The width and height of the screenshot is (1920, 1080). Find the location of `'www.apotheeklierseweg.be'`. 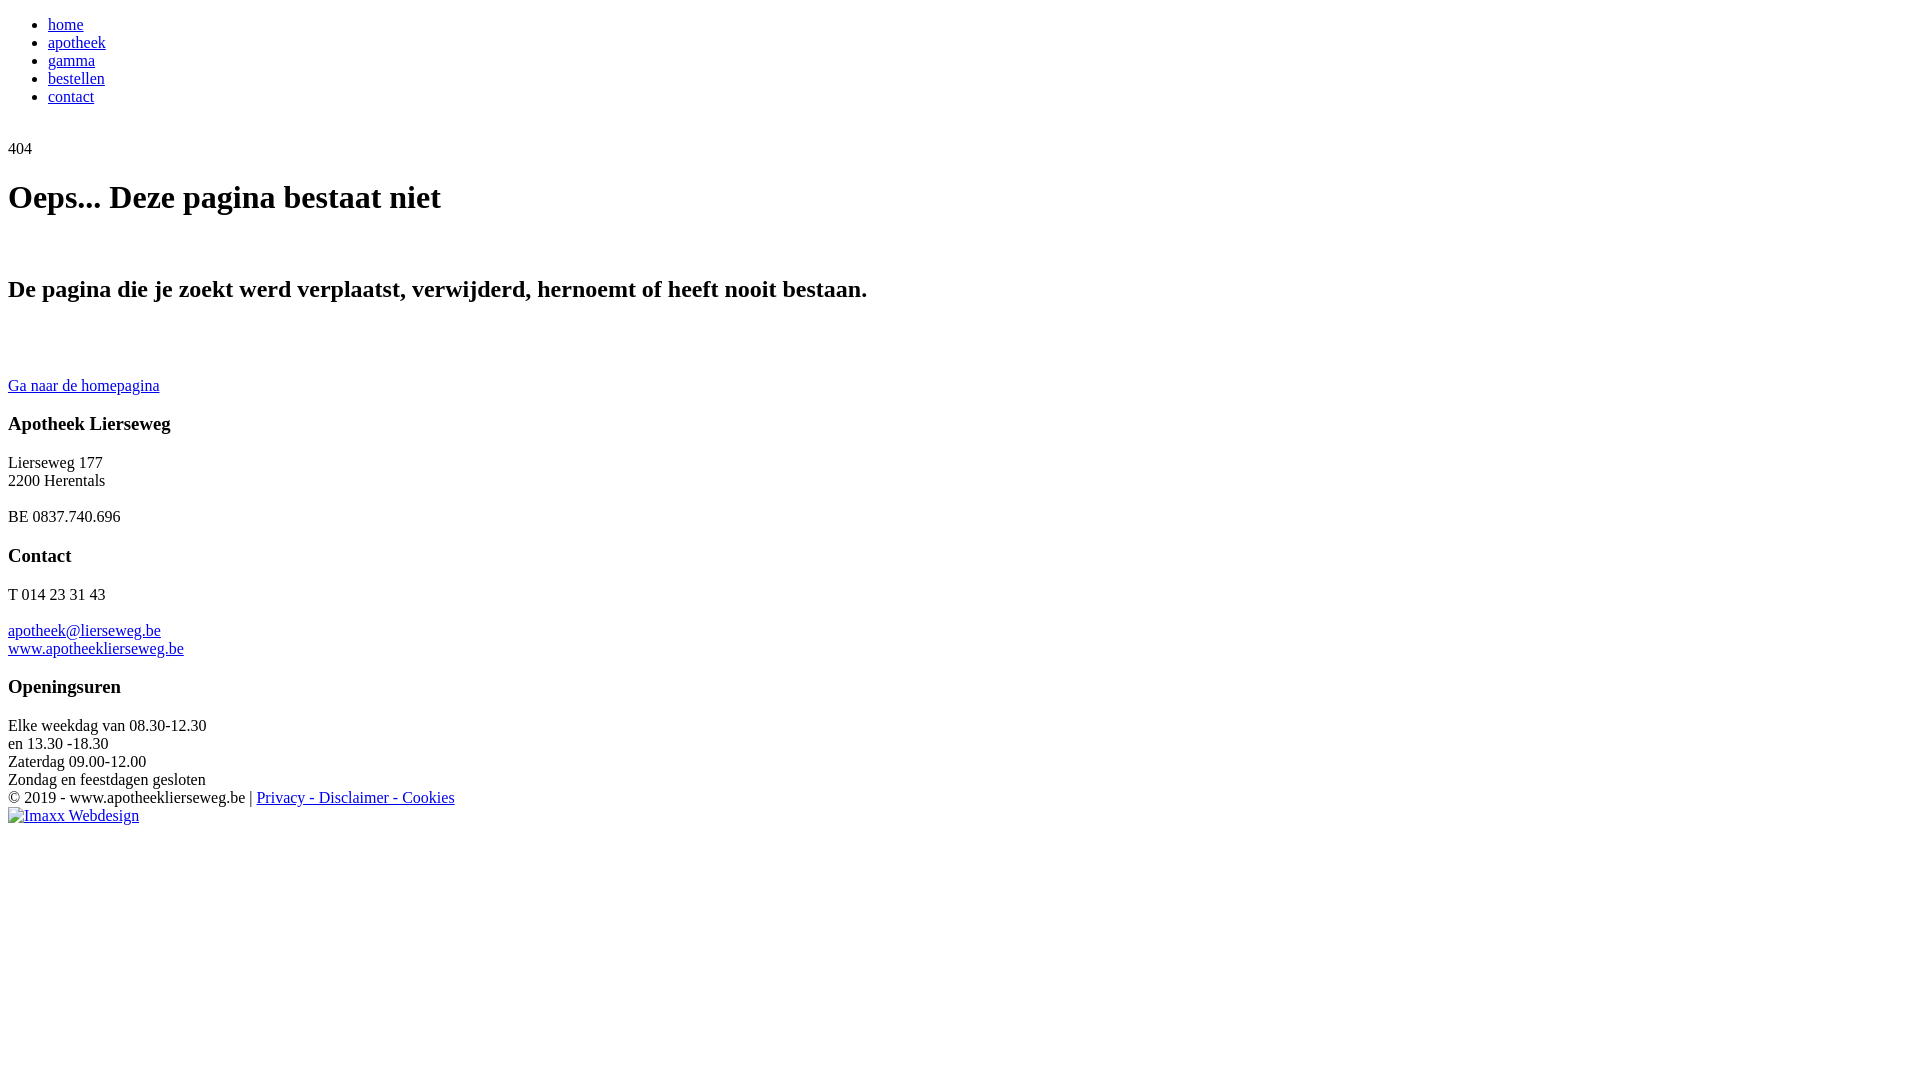

'www.apotheeklierseweg.be' is located at coordinates (95, 648).